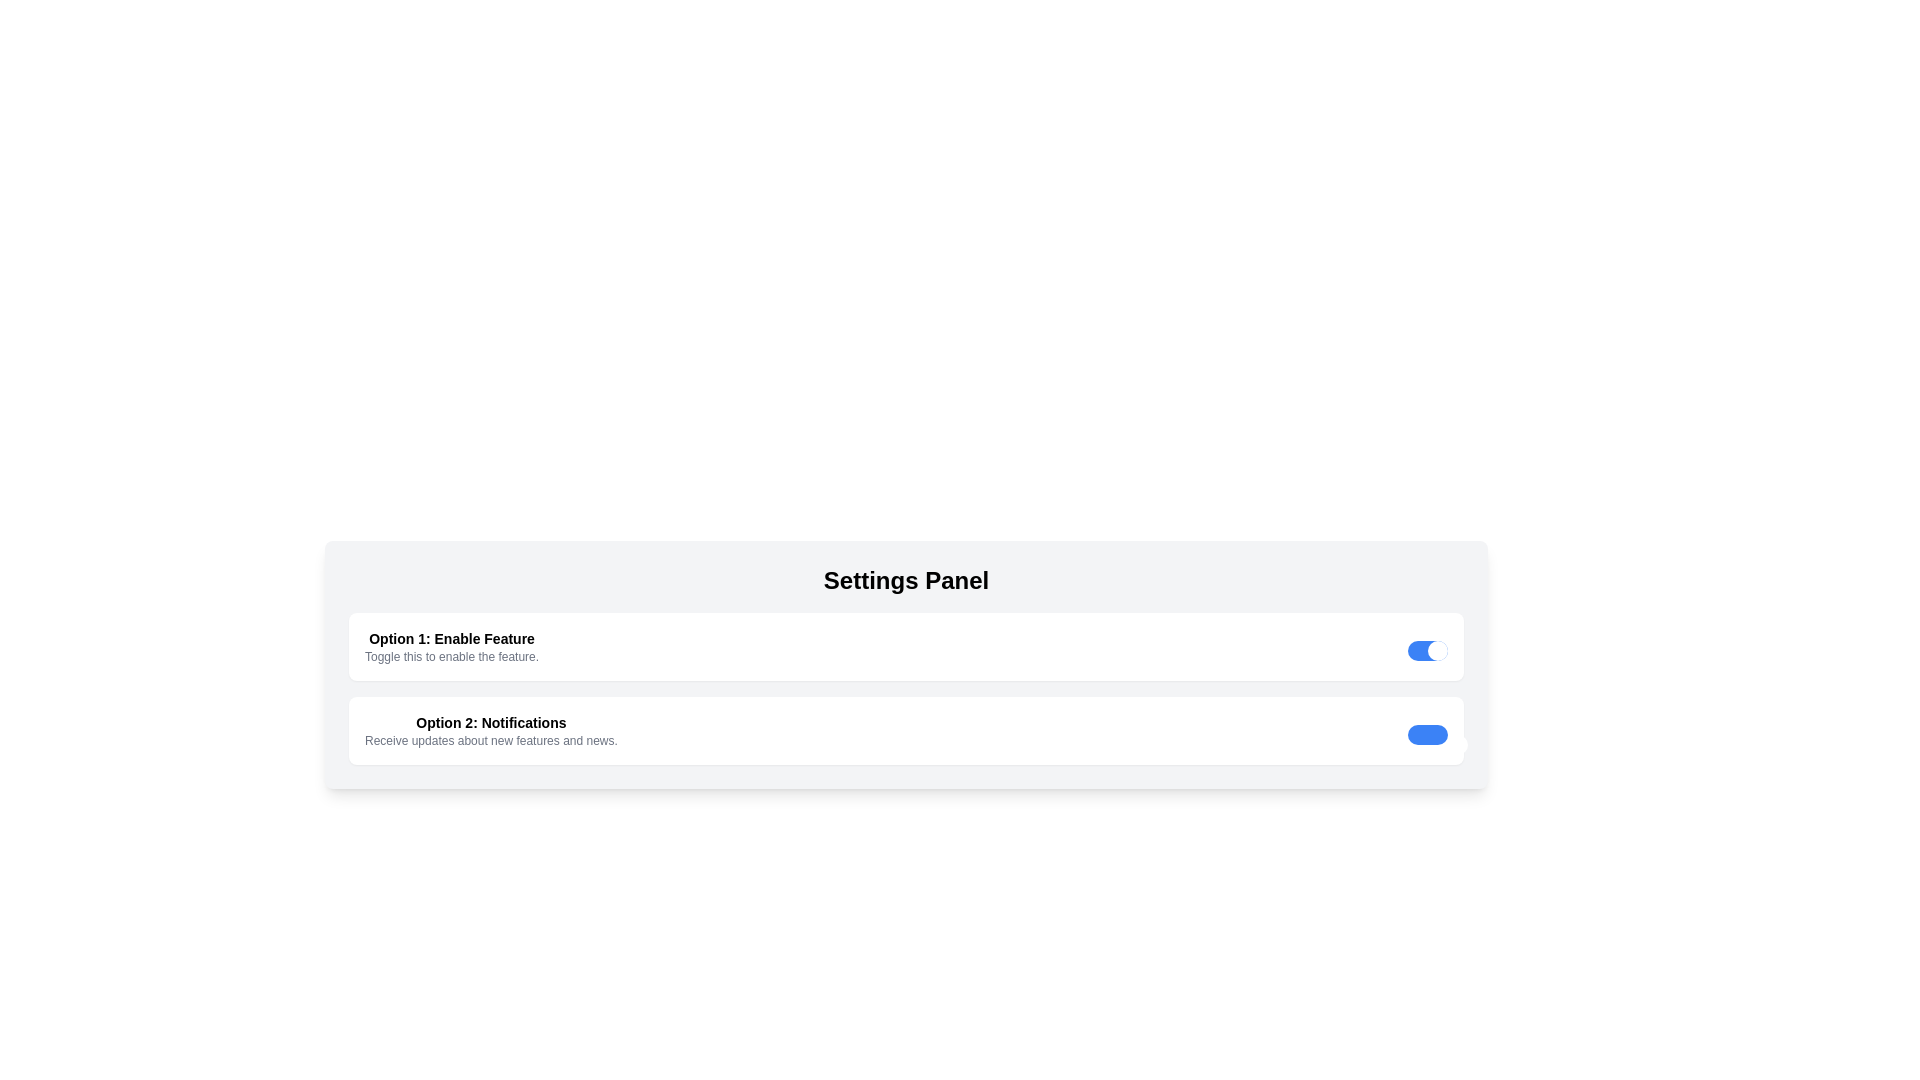 The height and width of the screenshot is (1080, 1920). I want to click on the right-hand circular knob of the toggle switch, which is a small white circular component on a blue background, so click(1437, 651).